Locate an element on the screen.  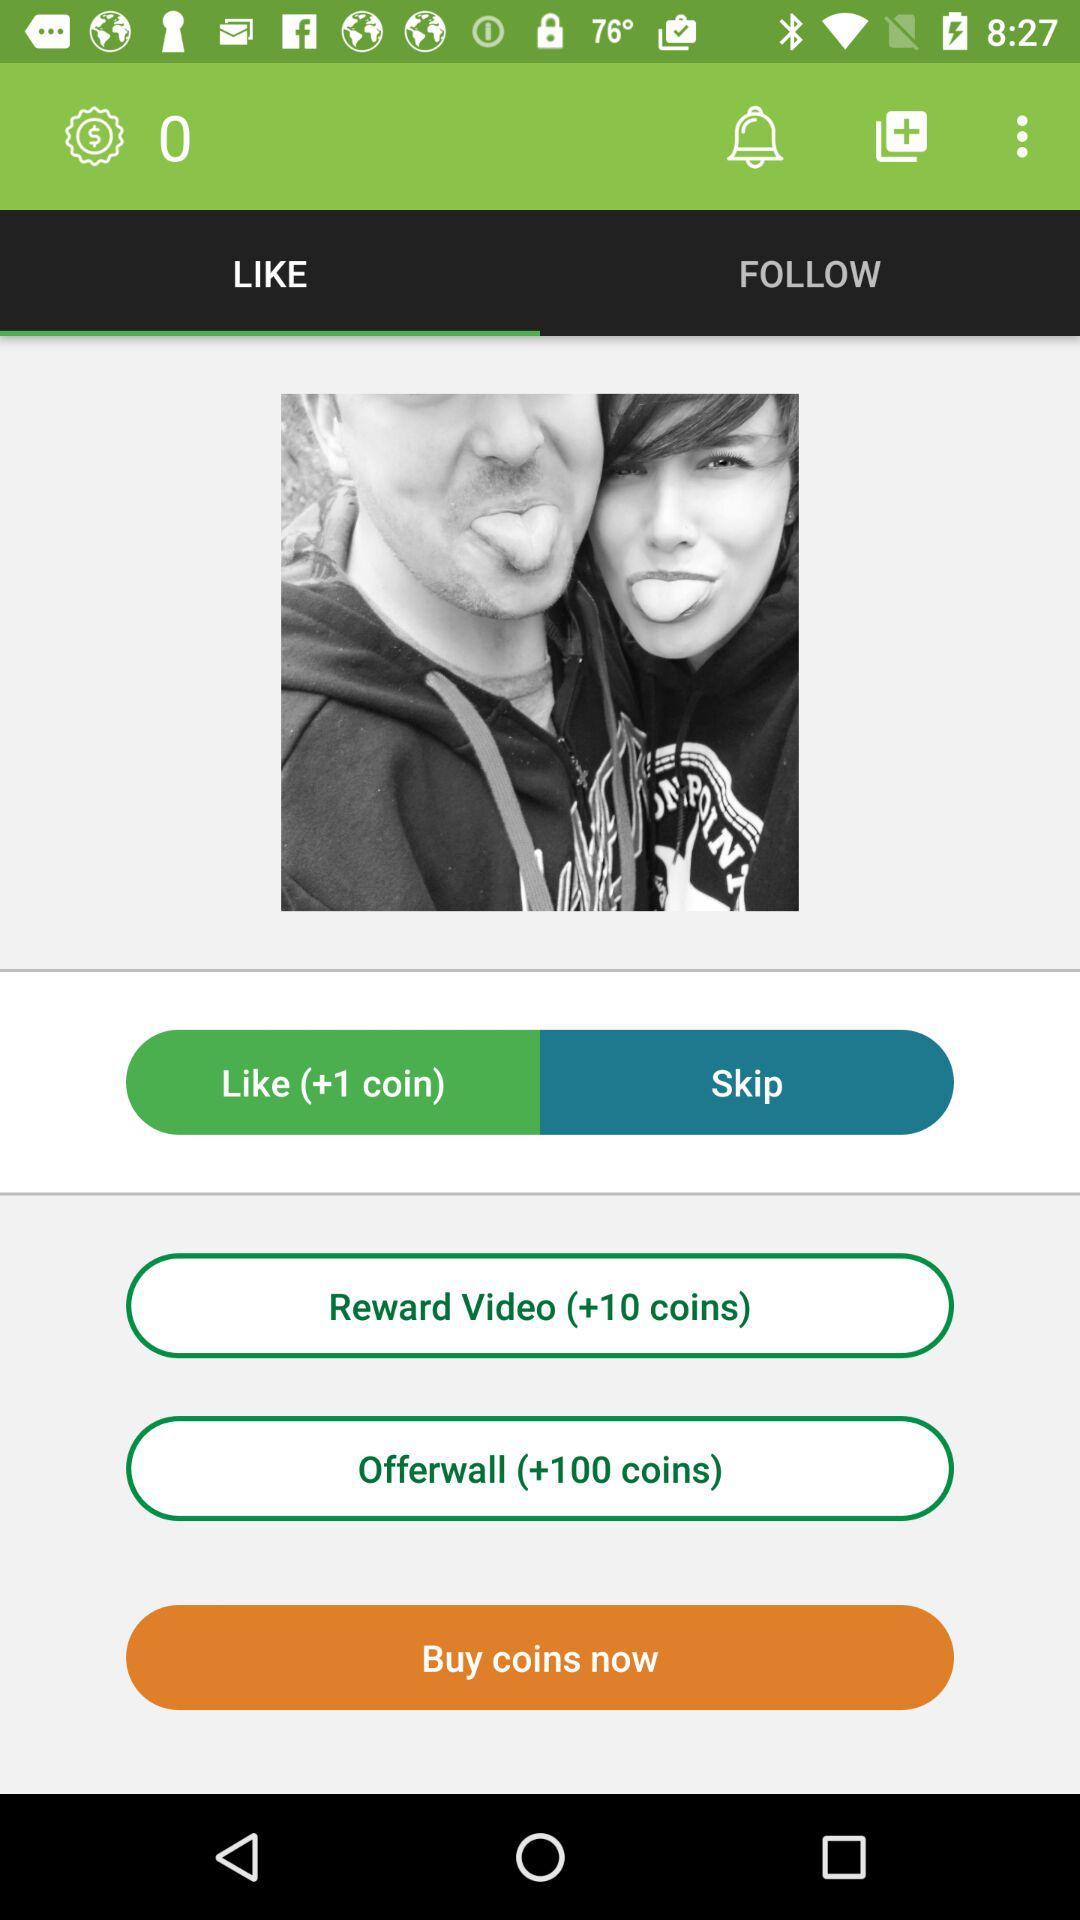
the item next to the skip icon is located at coordinates (331, 1081).